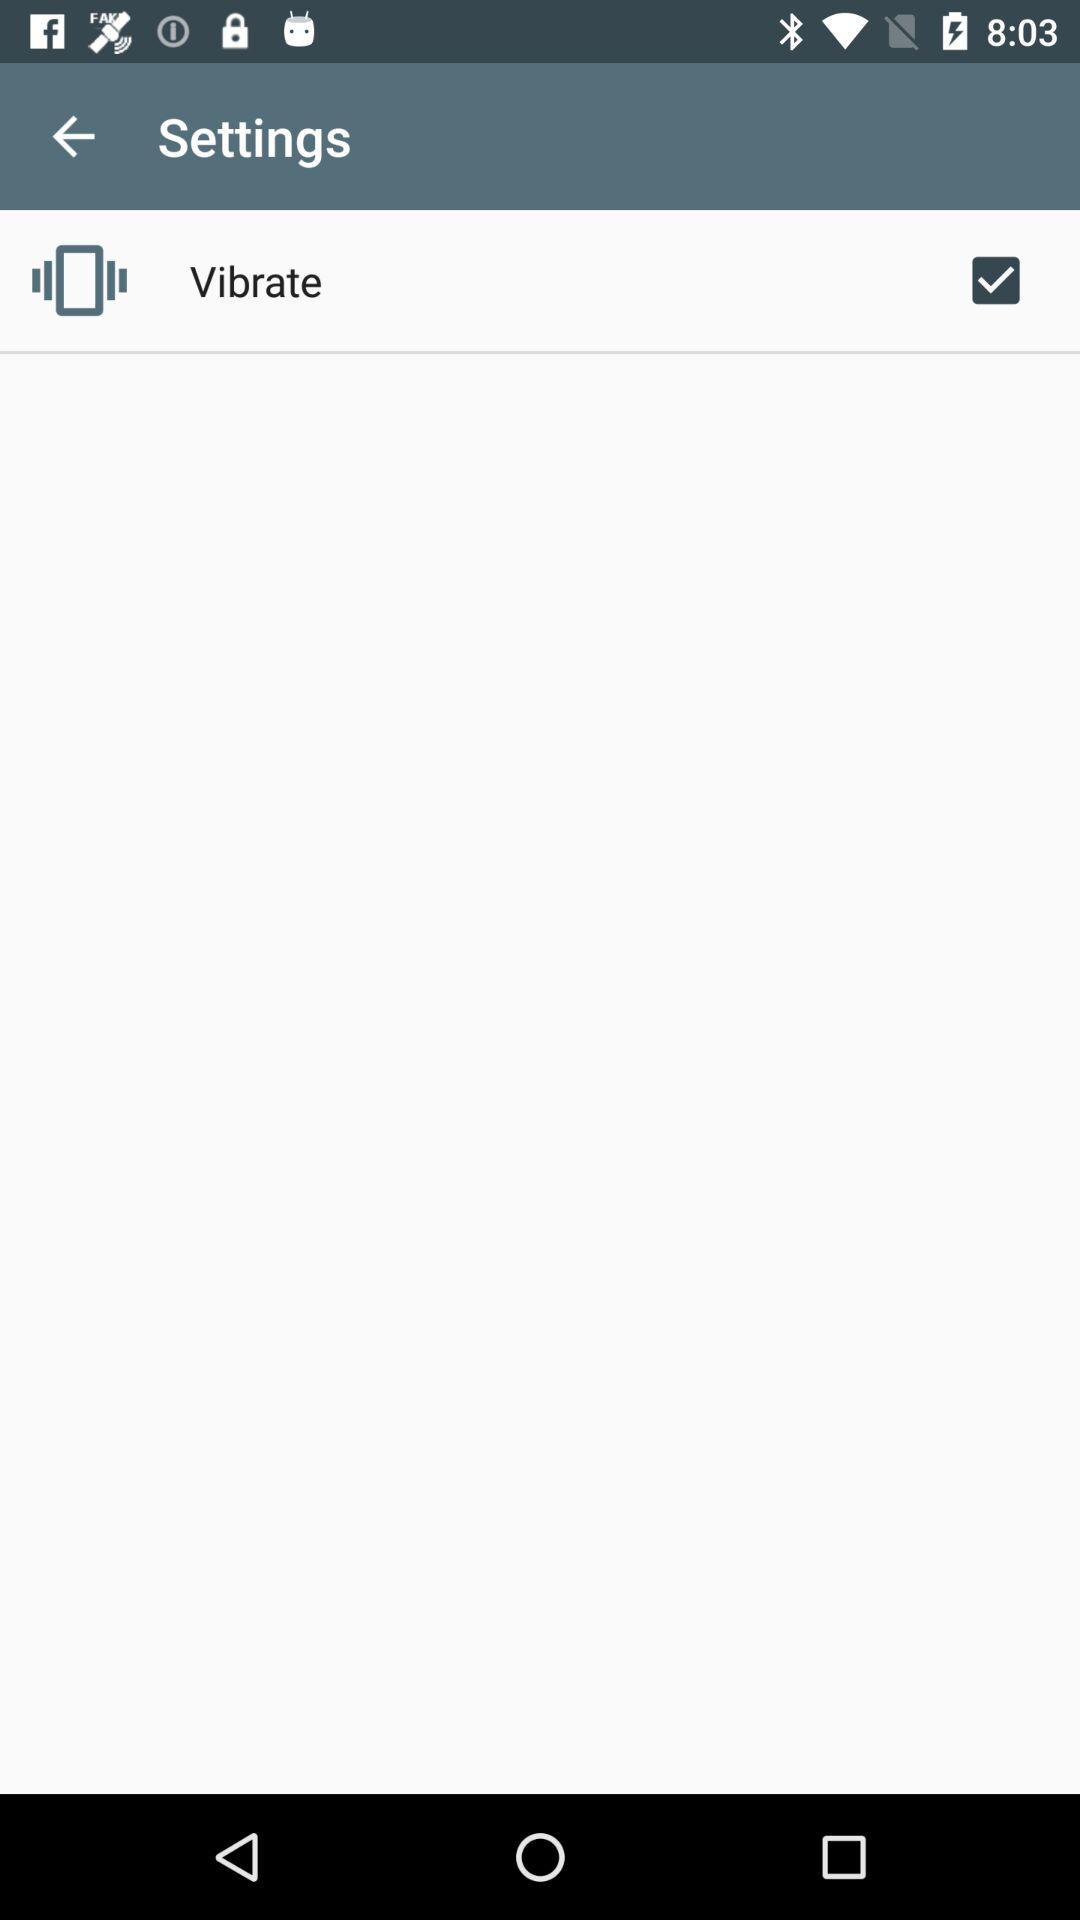  Describe the element at coordinates (255, 279) in the screenshot. I see `vibrate` at that location.